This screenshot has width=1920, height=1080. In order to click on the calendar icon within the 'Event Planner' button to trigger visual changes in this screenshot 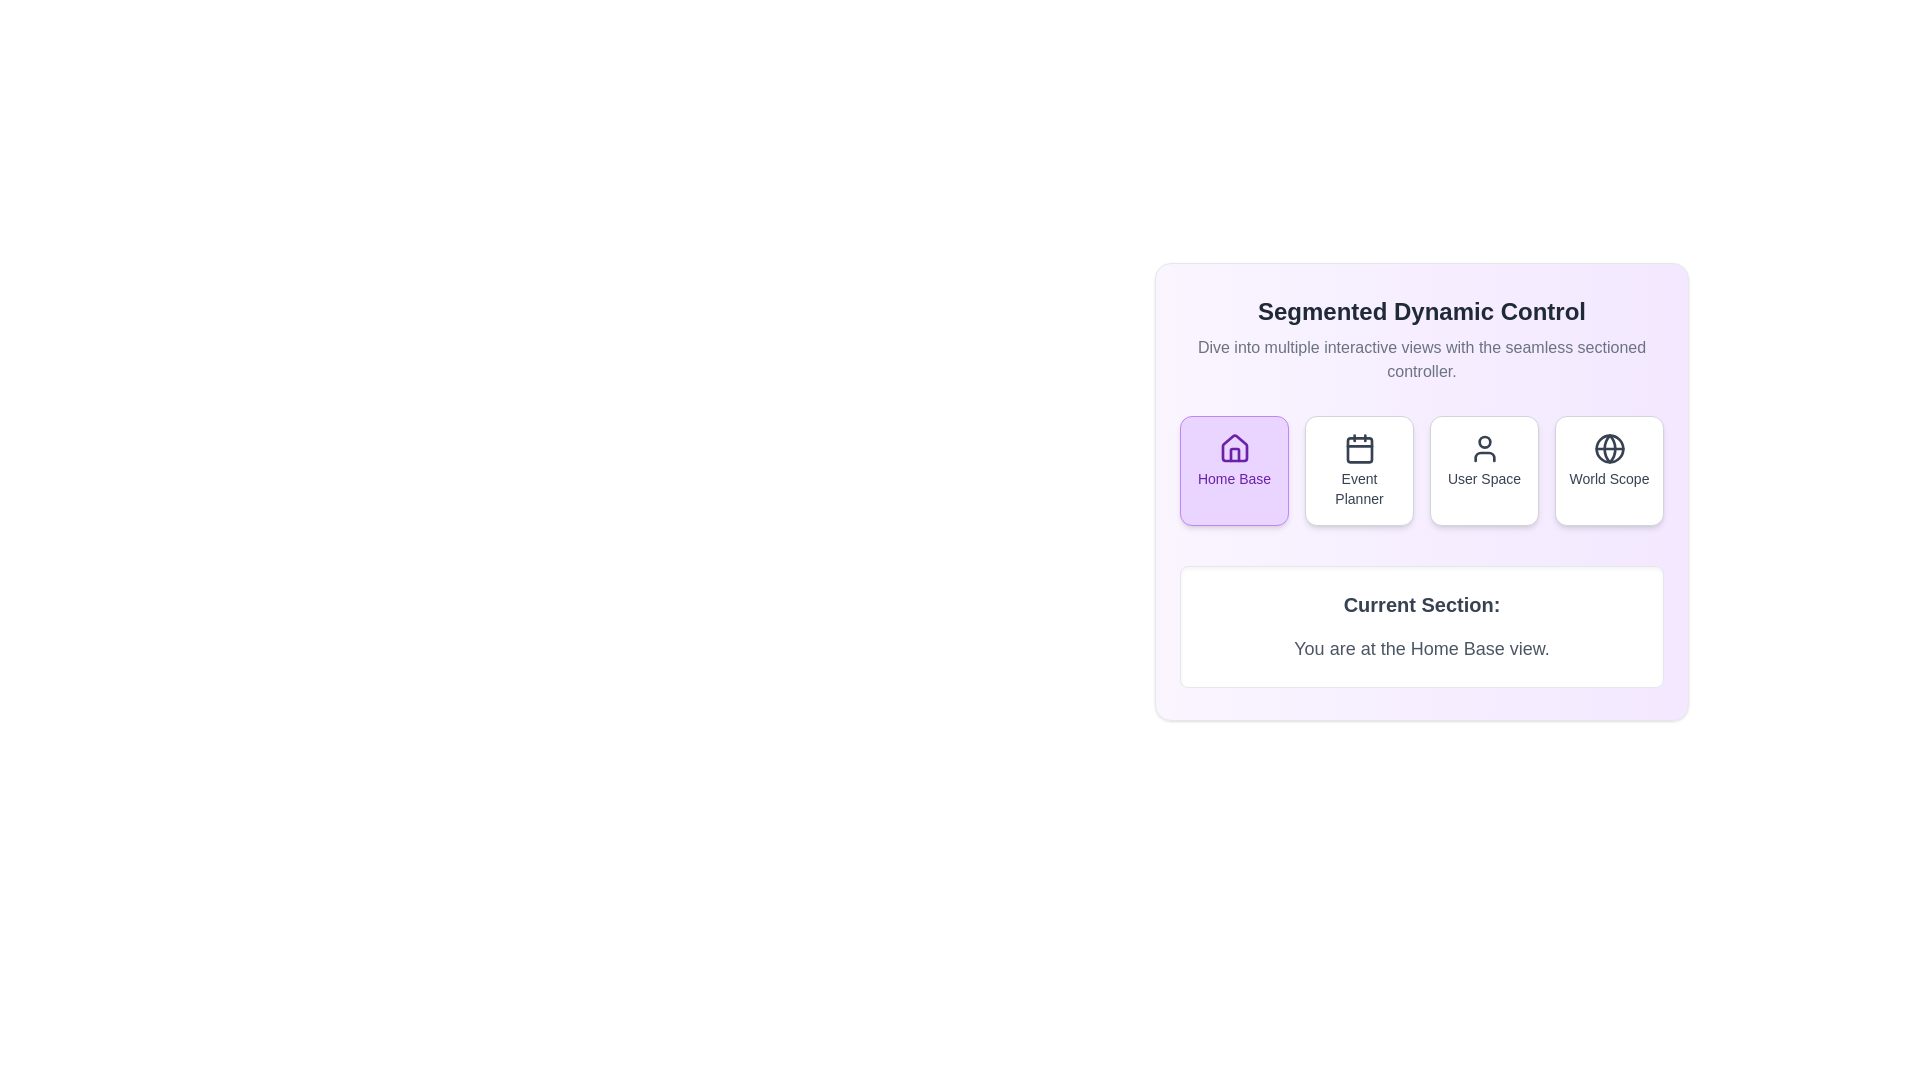, I will do `click(1359, 450)`.